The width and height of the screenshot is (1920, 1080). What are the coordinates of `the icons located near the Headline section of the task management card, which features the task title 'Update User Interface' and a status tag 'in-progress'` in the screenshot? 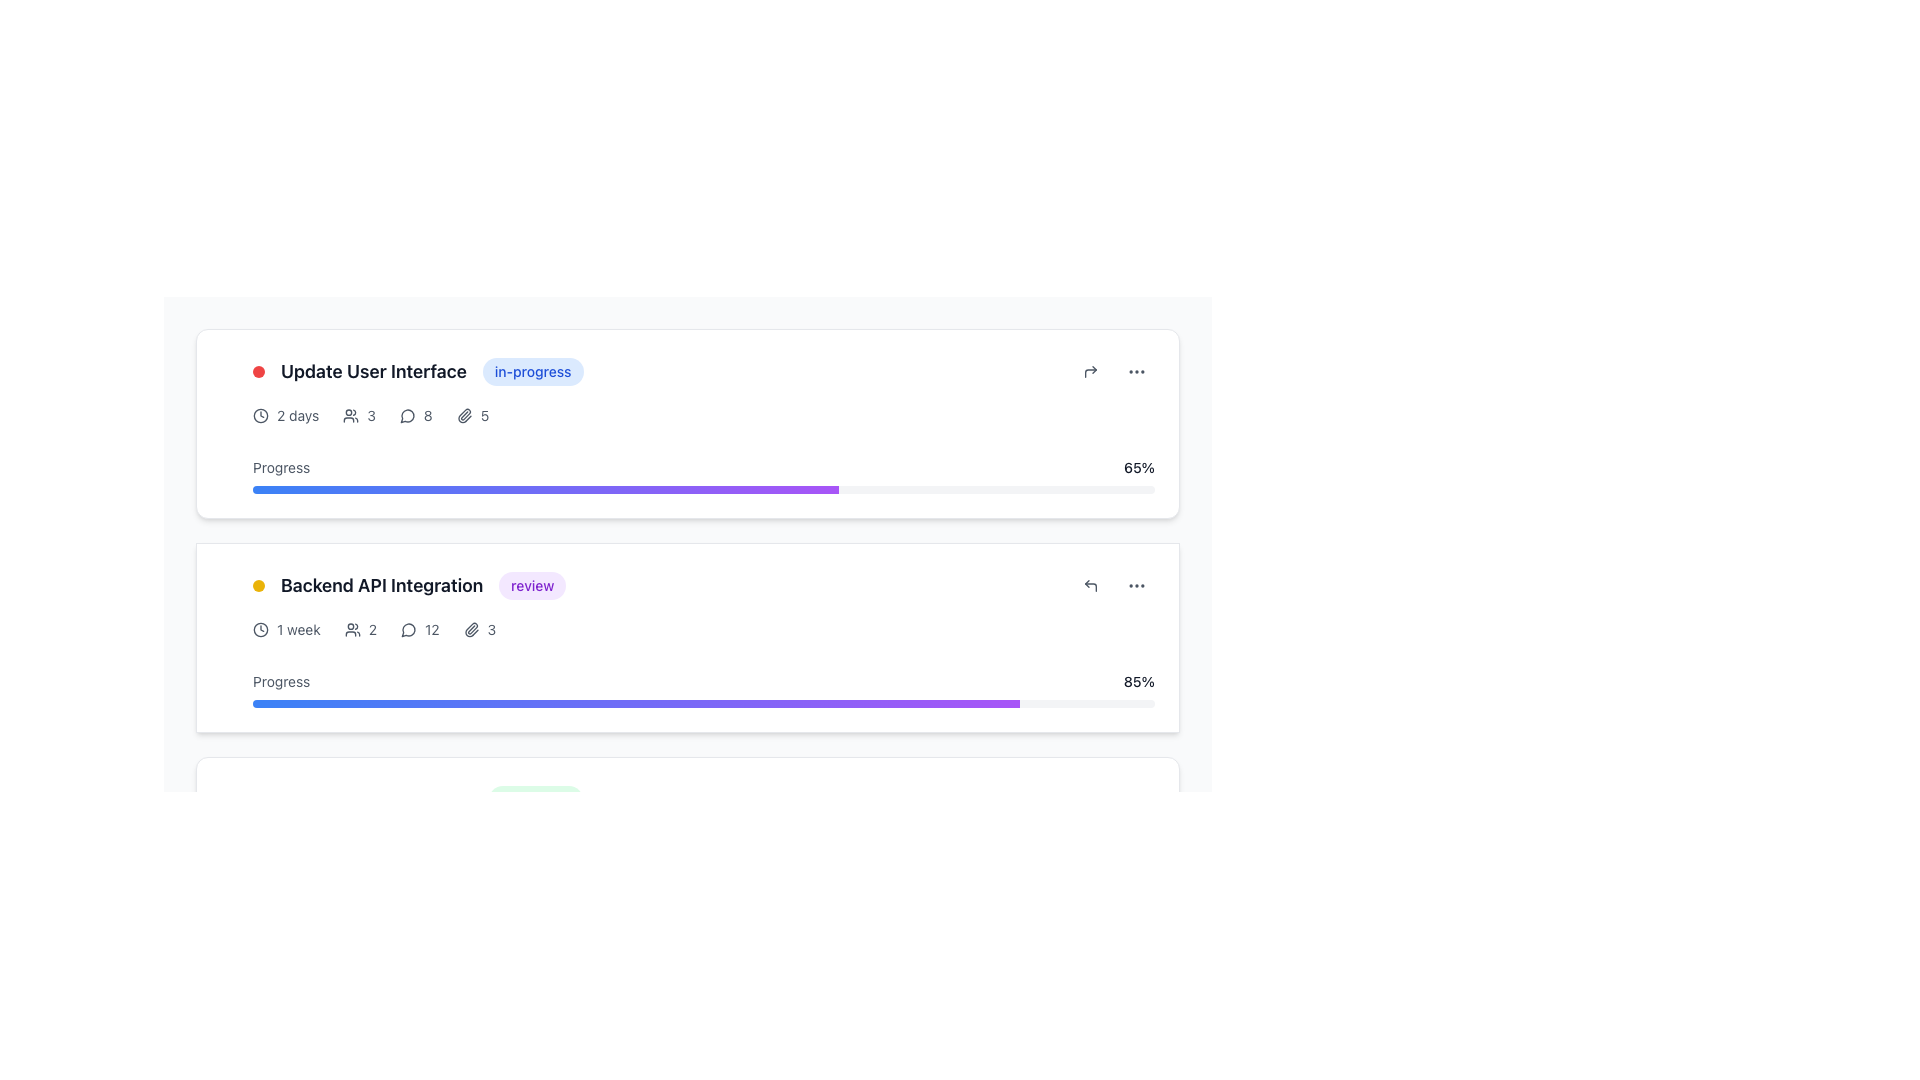 It's located at (704, 371).